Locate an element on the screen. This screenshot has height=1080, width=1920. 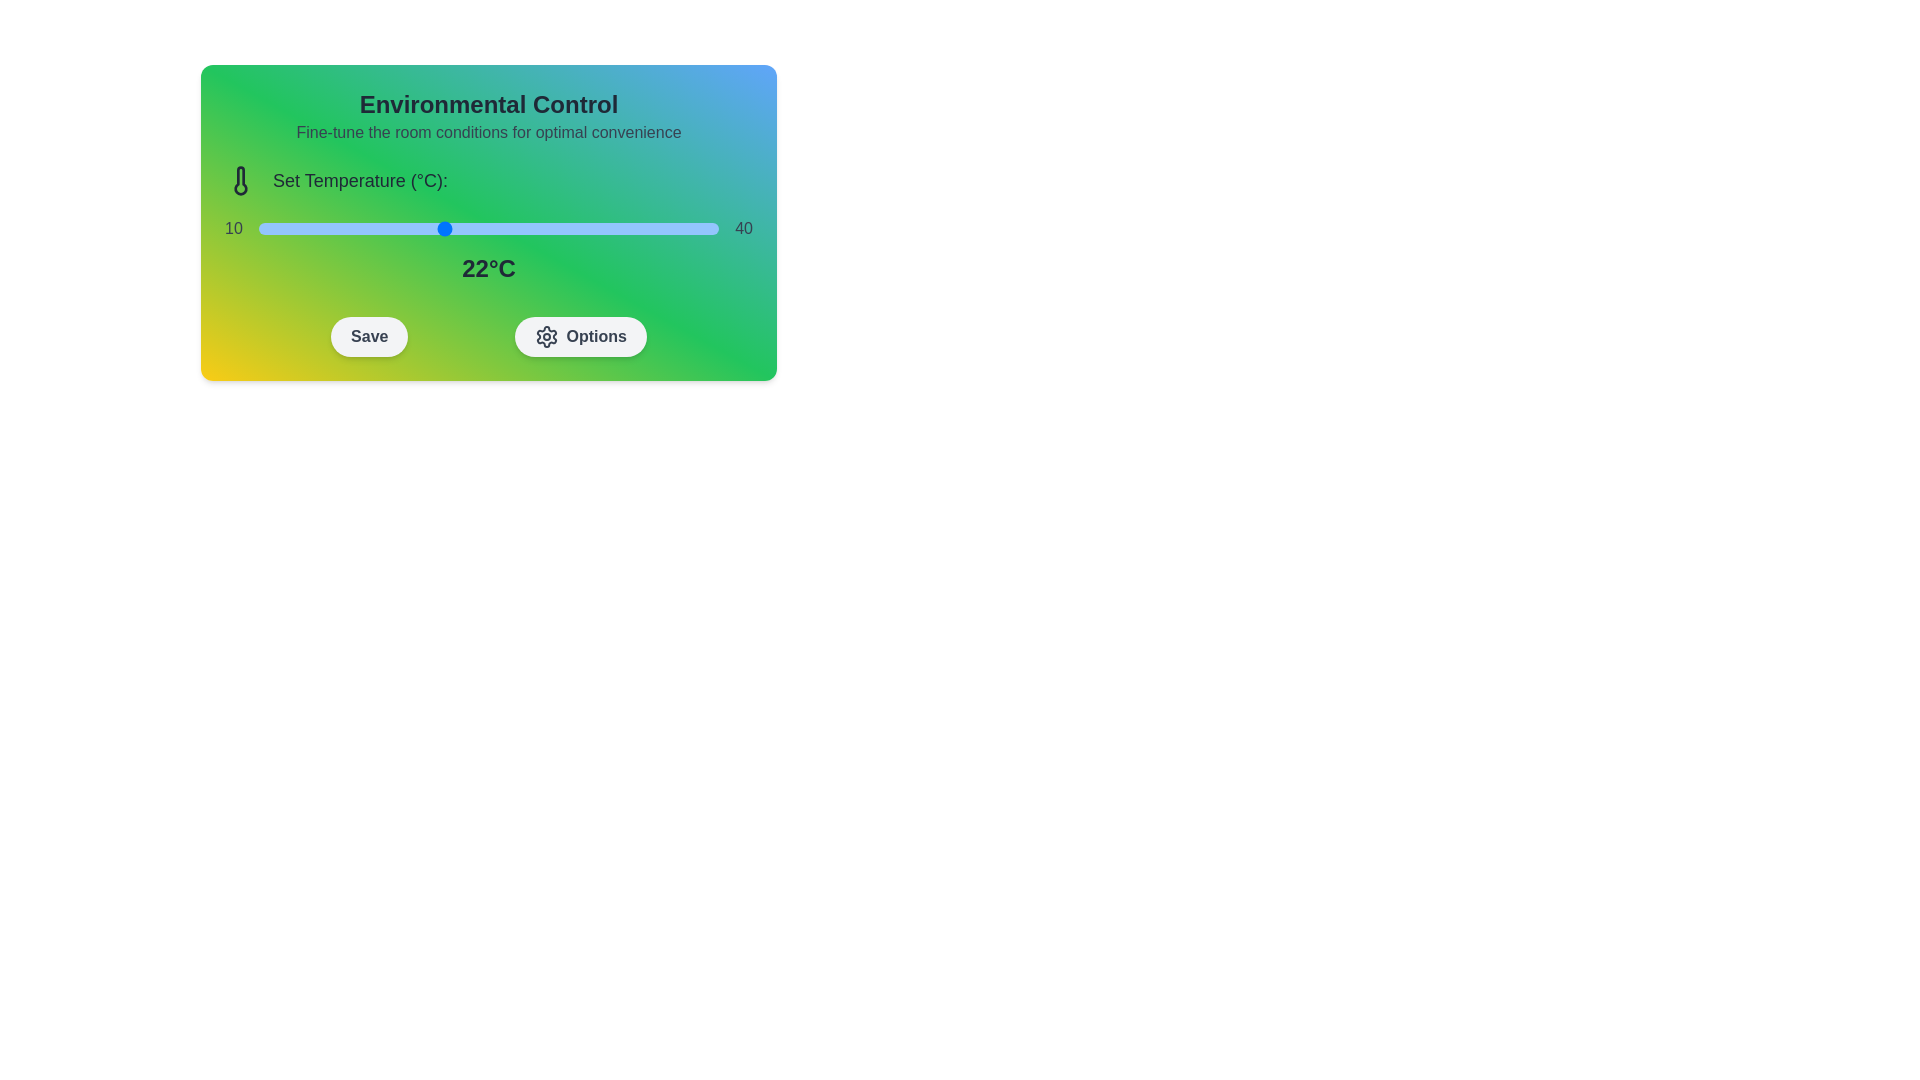
the thermometer icon located in the 'Set Temperature (°C):' section, which is styled in black with a circular base and slender shaft, positioned to the left of the text label is located at coordinates (240, 181).